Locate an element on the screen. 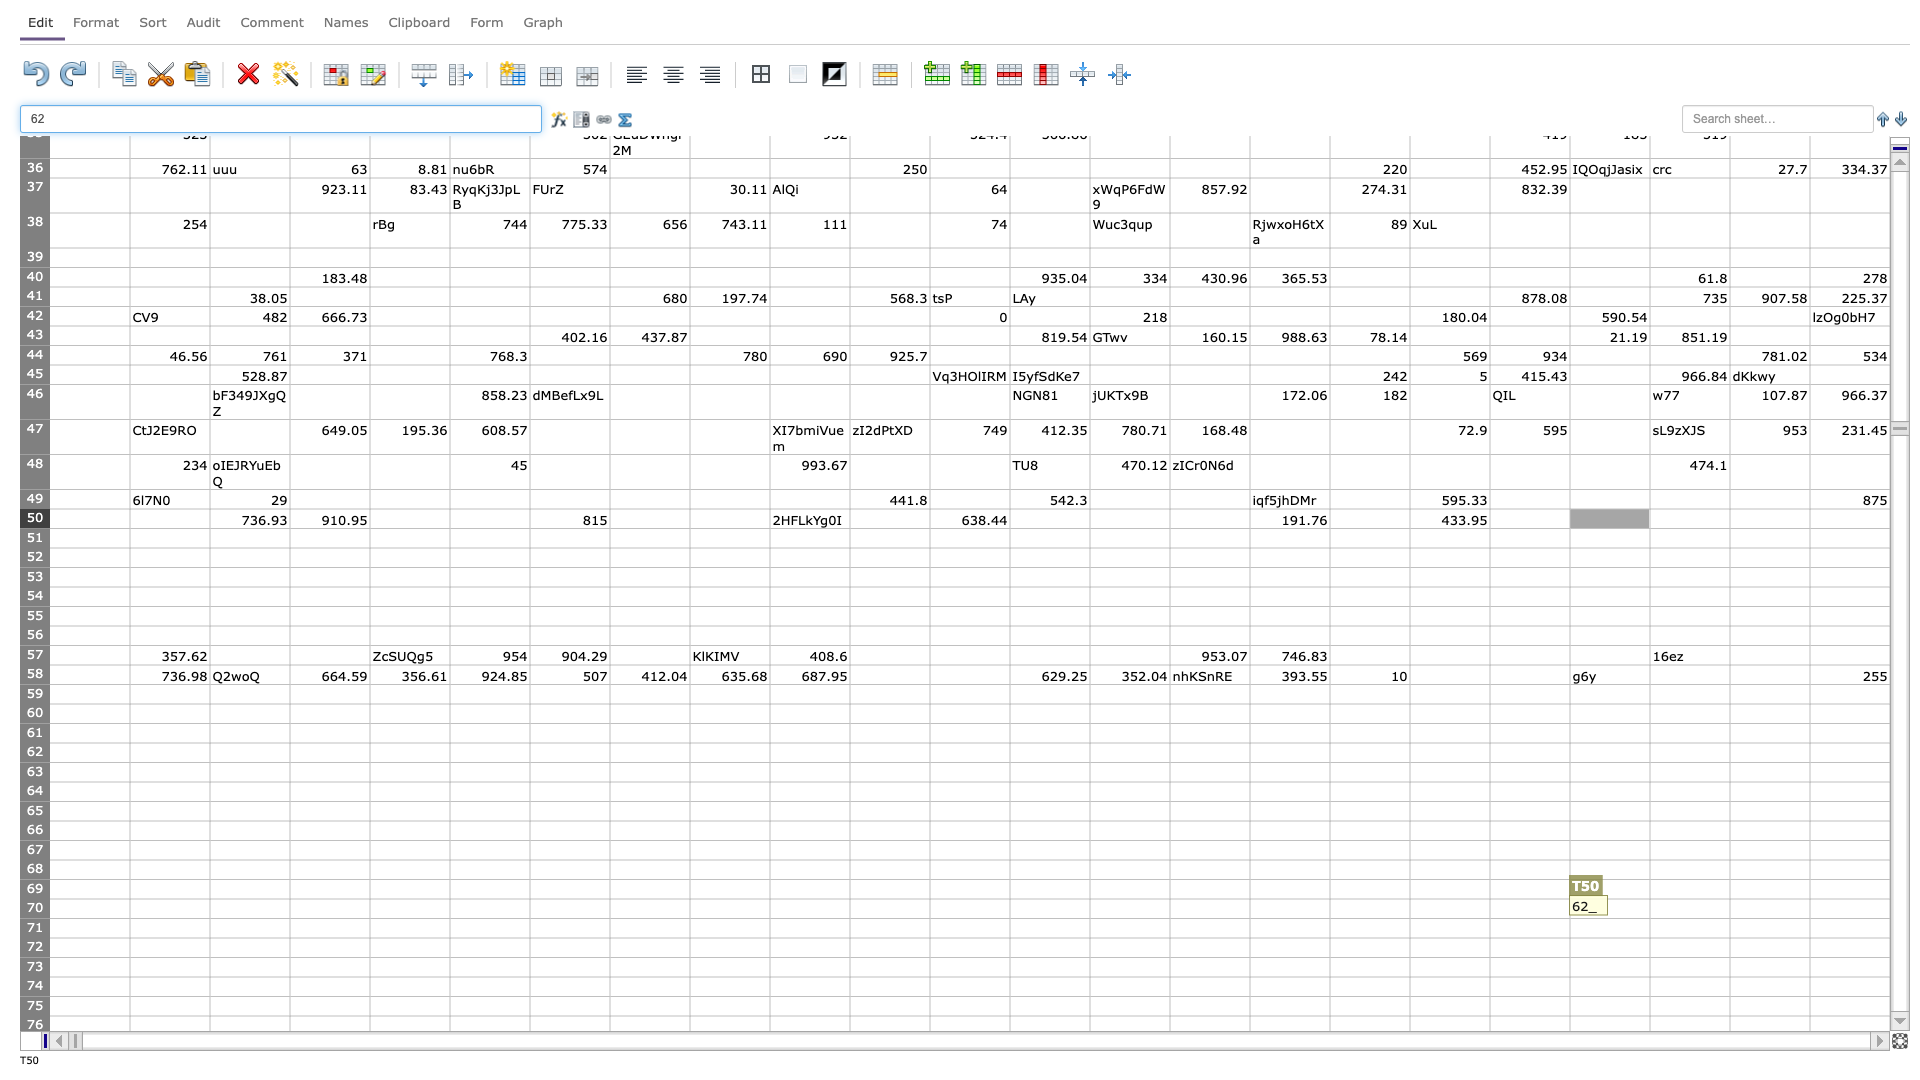 The width and height of the screenshot is (1920, 1080). fill handle point of C71 is located at coordinates (288, 937).